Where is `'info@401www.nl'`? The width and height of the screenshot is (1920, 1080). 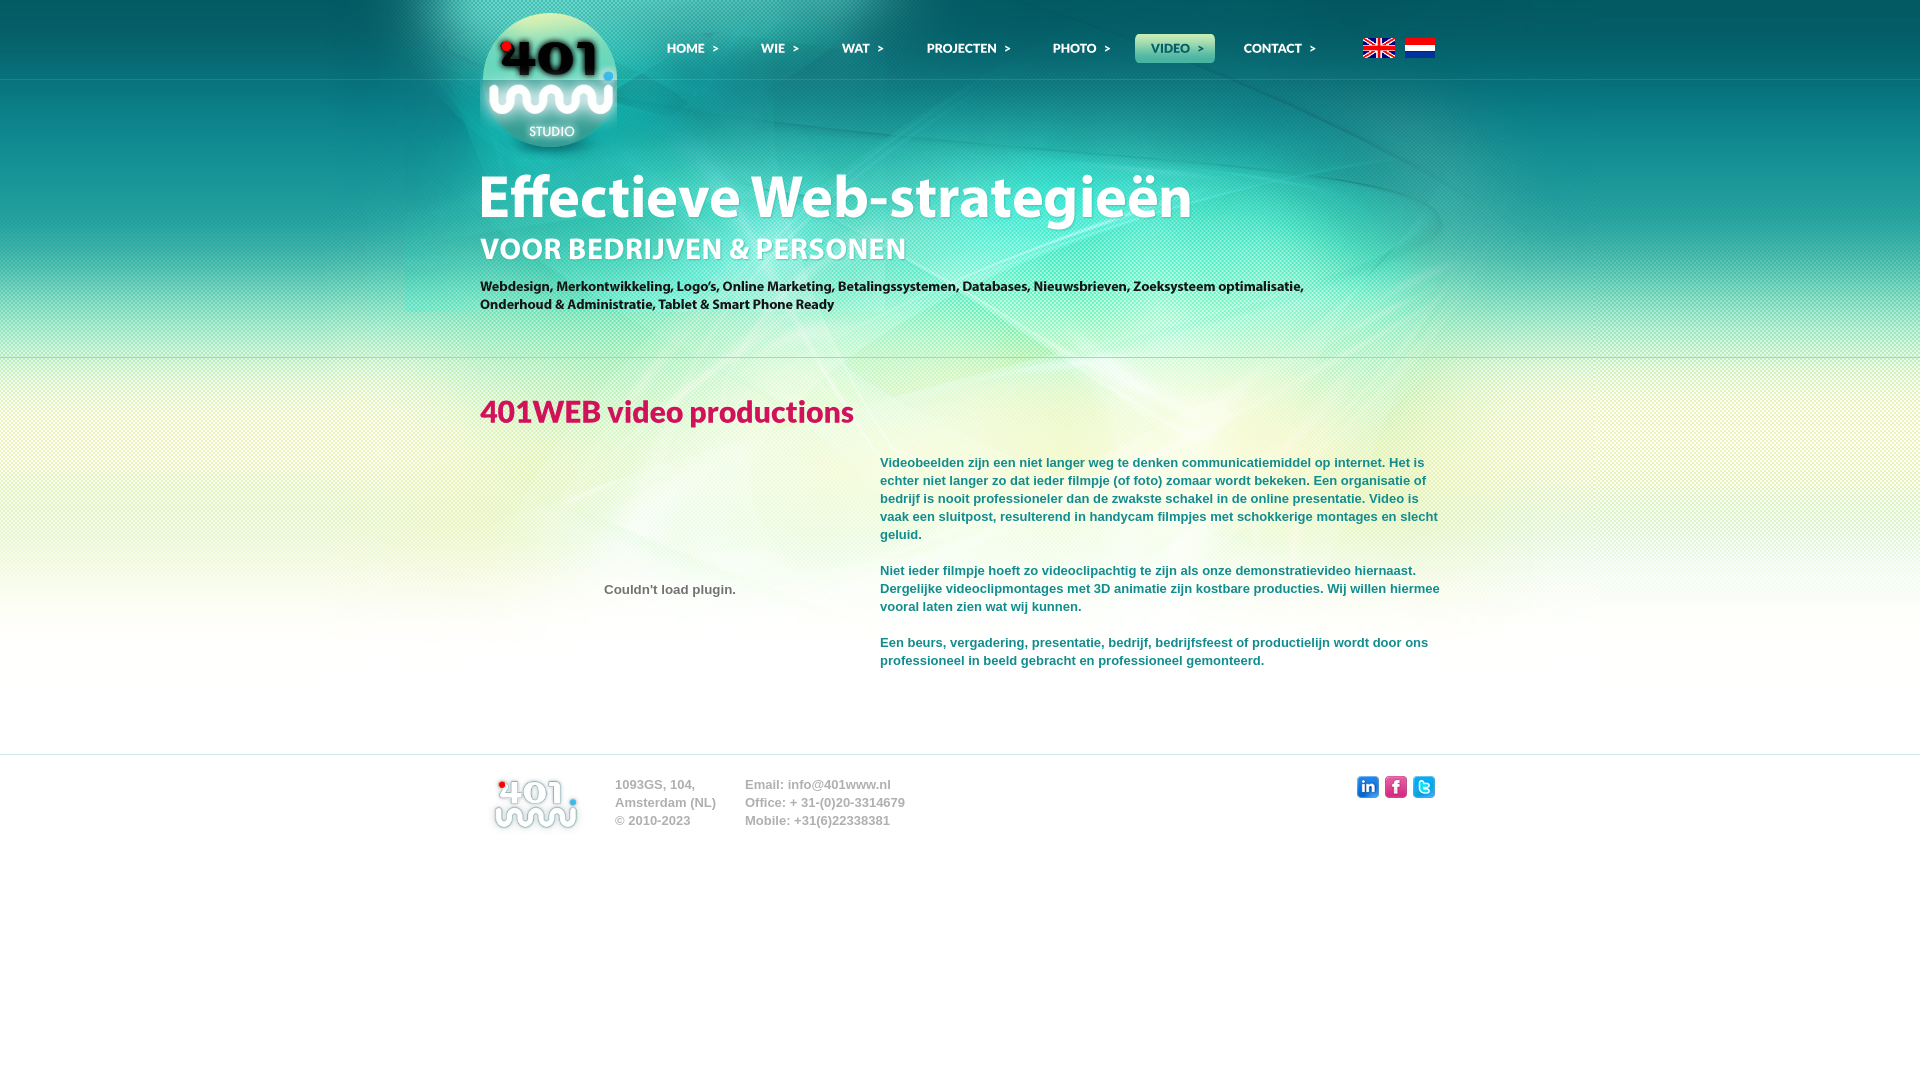
'info@401www.nl' is located at coordinates (839, 783).